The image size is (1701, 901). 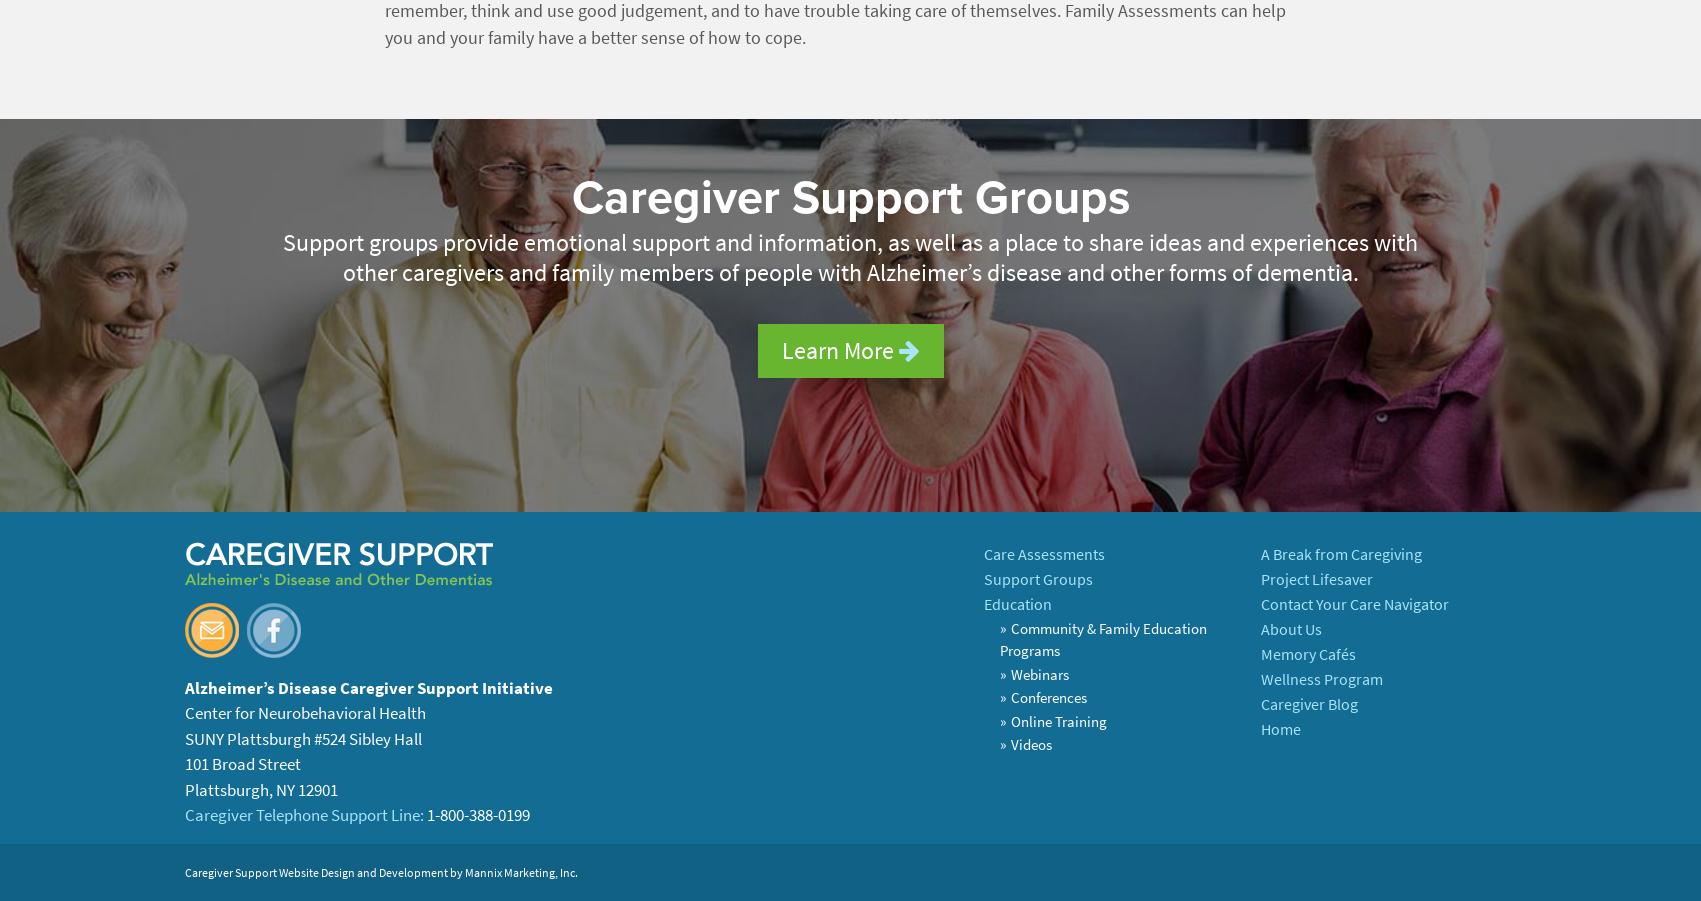 What do you see at coordinates (1037, 577) in the screenshot?
I see `'Support Groups'` at bounding box center [1037, 577].